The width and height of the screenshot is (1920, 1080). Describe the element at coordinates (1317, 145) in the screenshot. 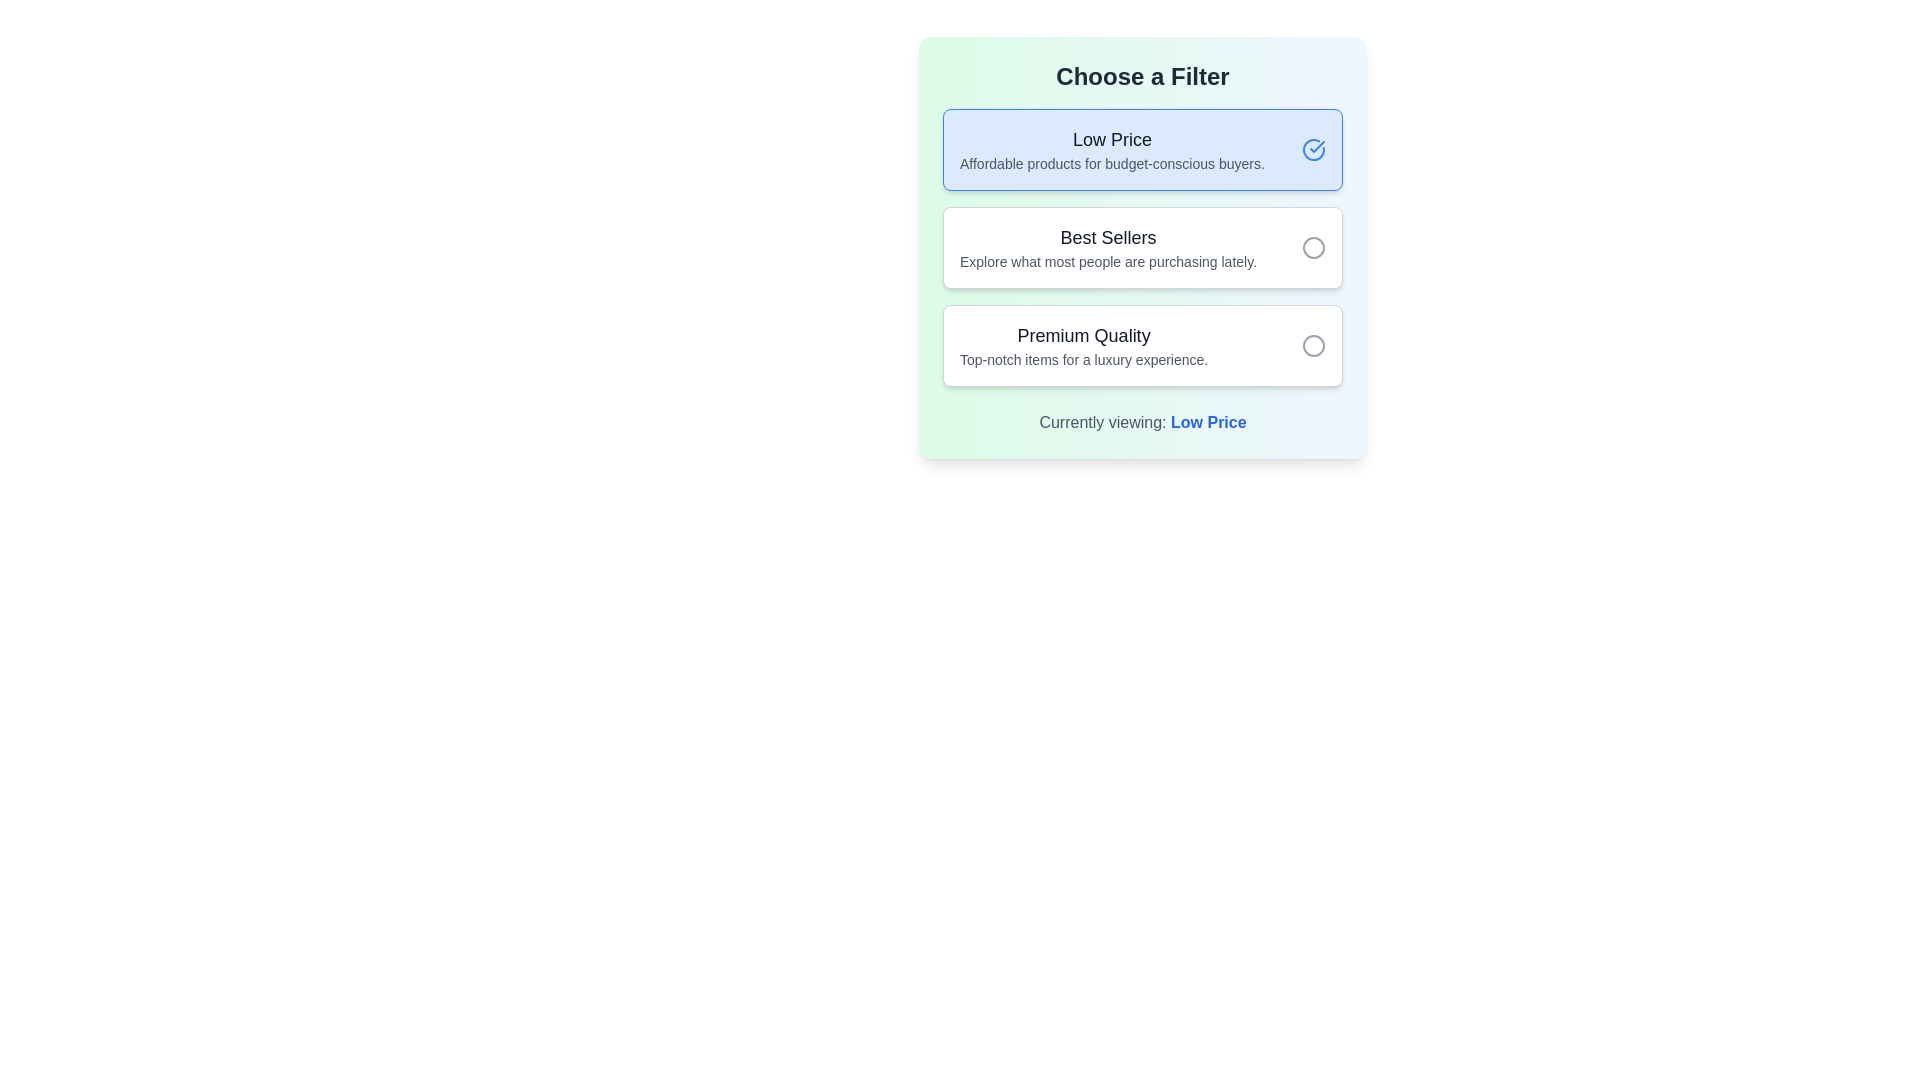

I see `the check mark icon in the top-right corner of the 'Low Price' section` at that location.